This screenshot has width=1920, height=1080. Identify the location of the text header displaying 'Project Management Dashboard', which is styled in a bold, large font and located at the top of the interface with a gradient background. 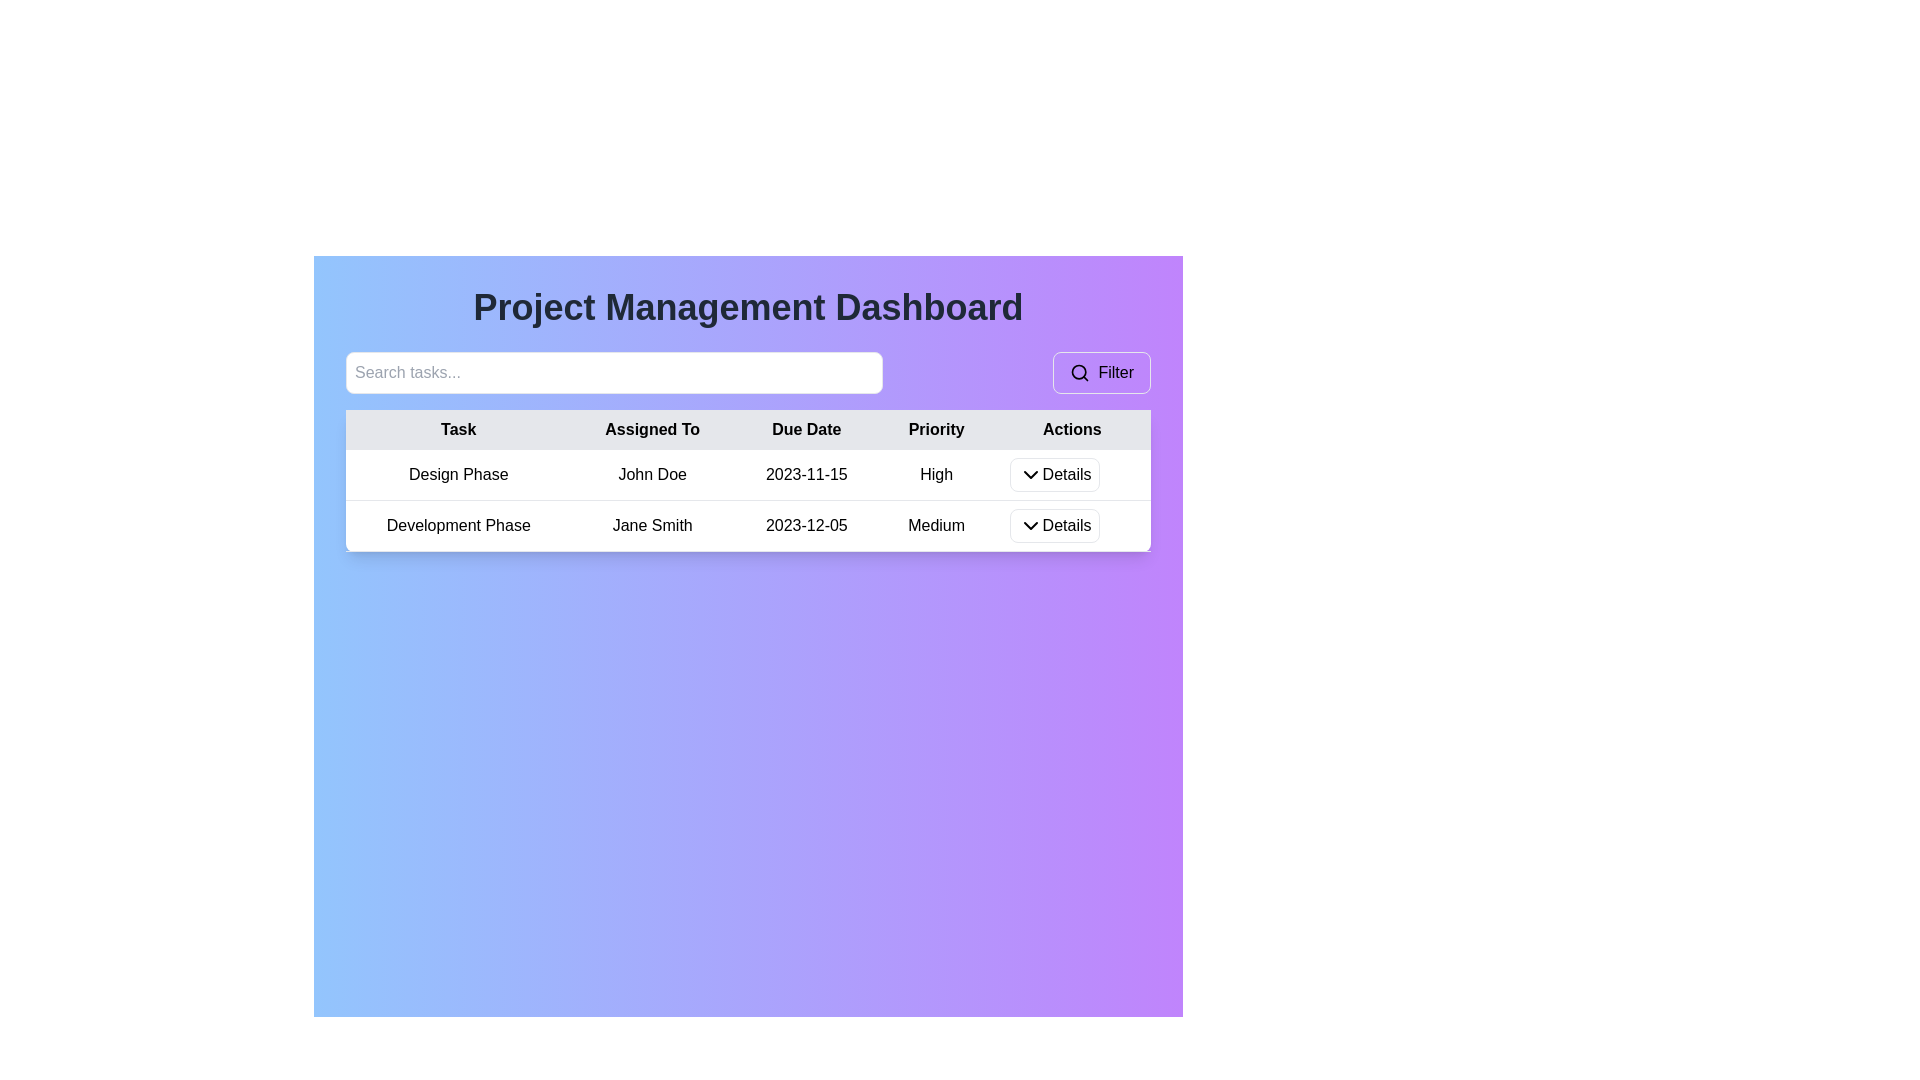
(747, 308).